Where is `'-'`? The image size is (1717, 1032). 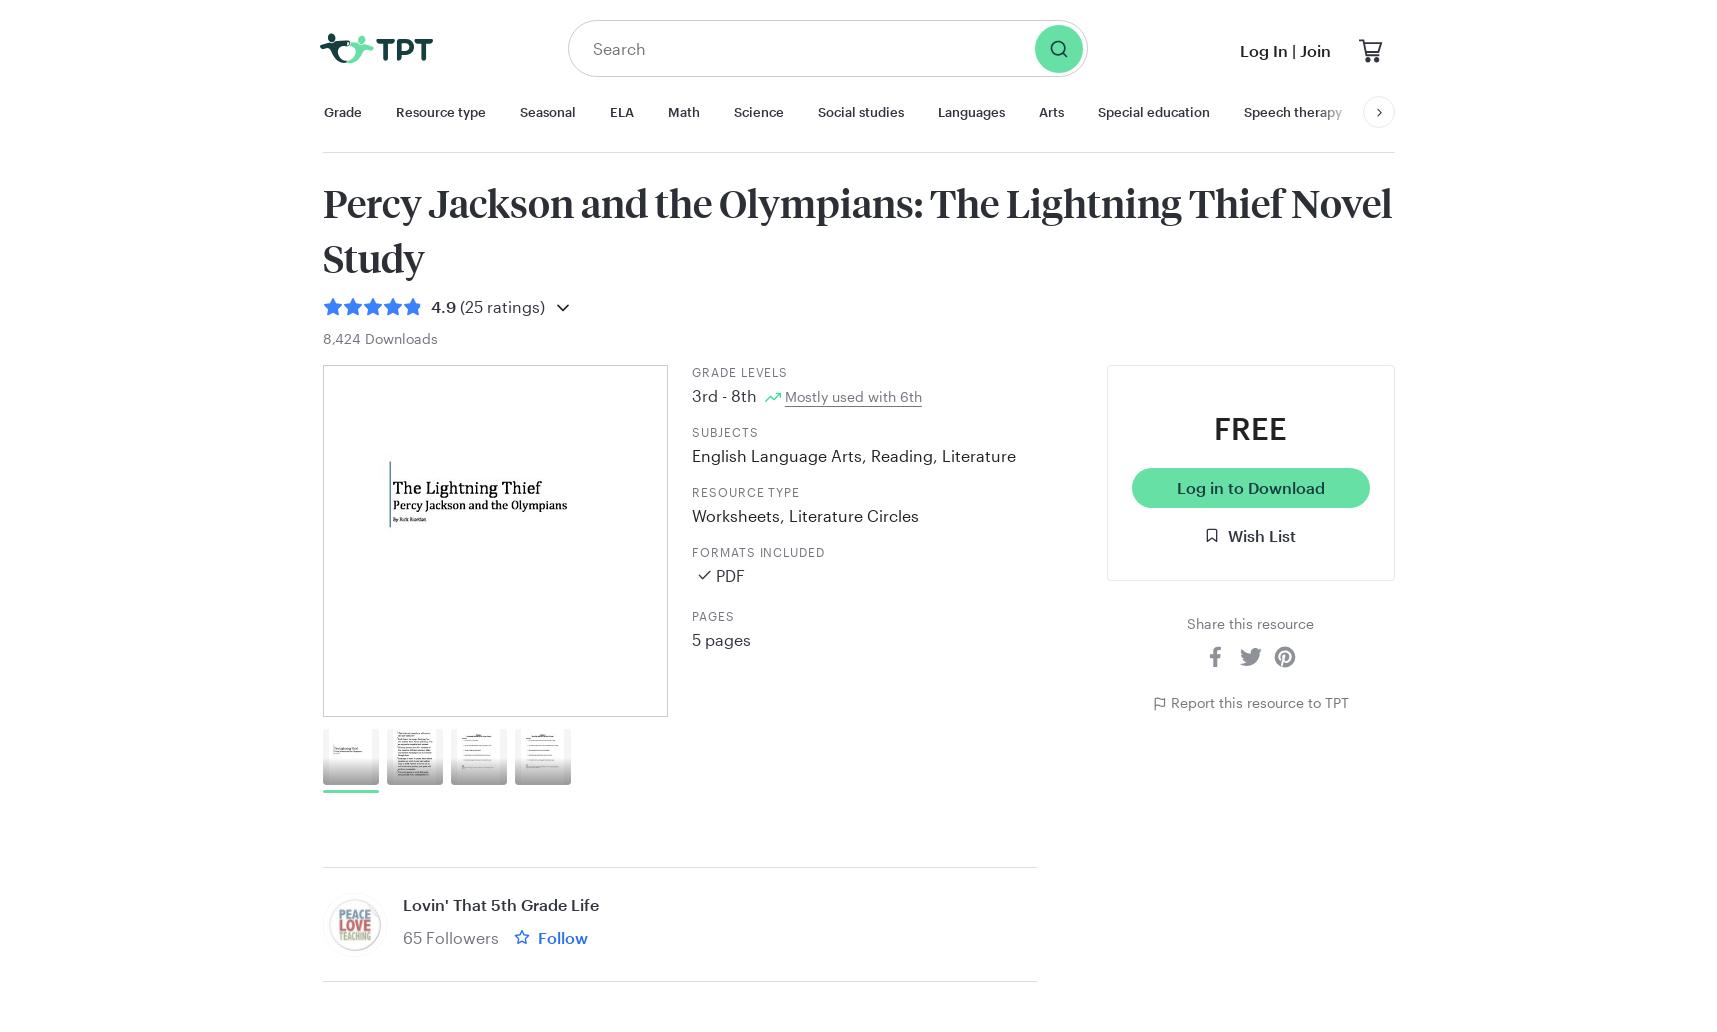
'-' is located at coordinates (723, 394).